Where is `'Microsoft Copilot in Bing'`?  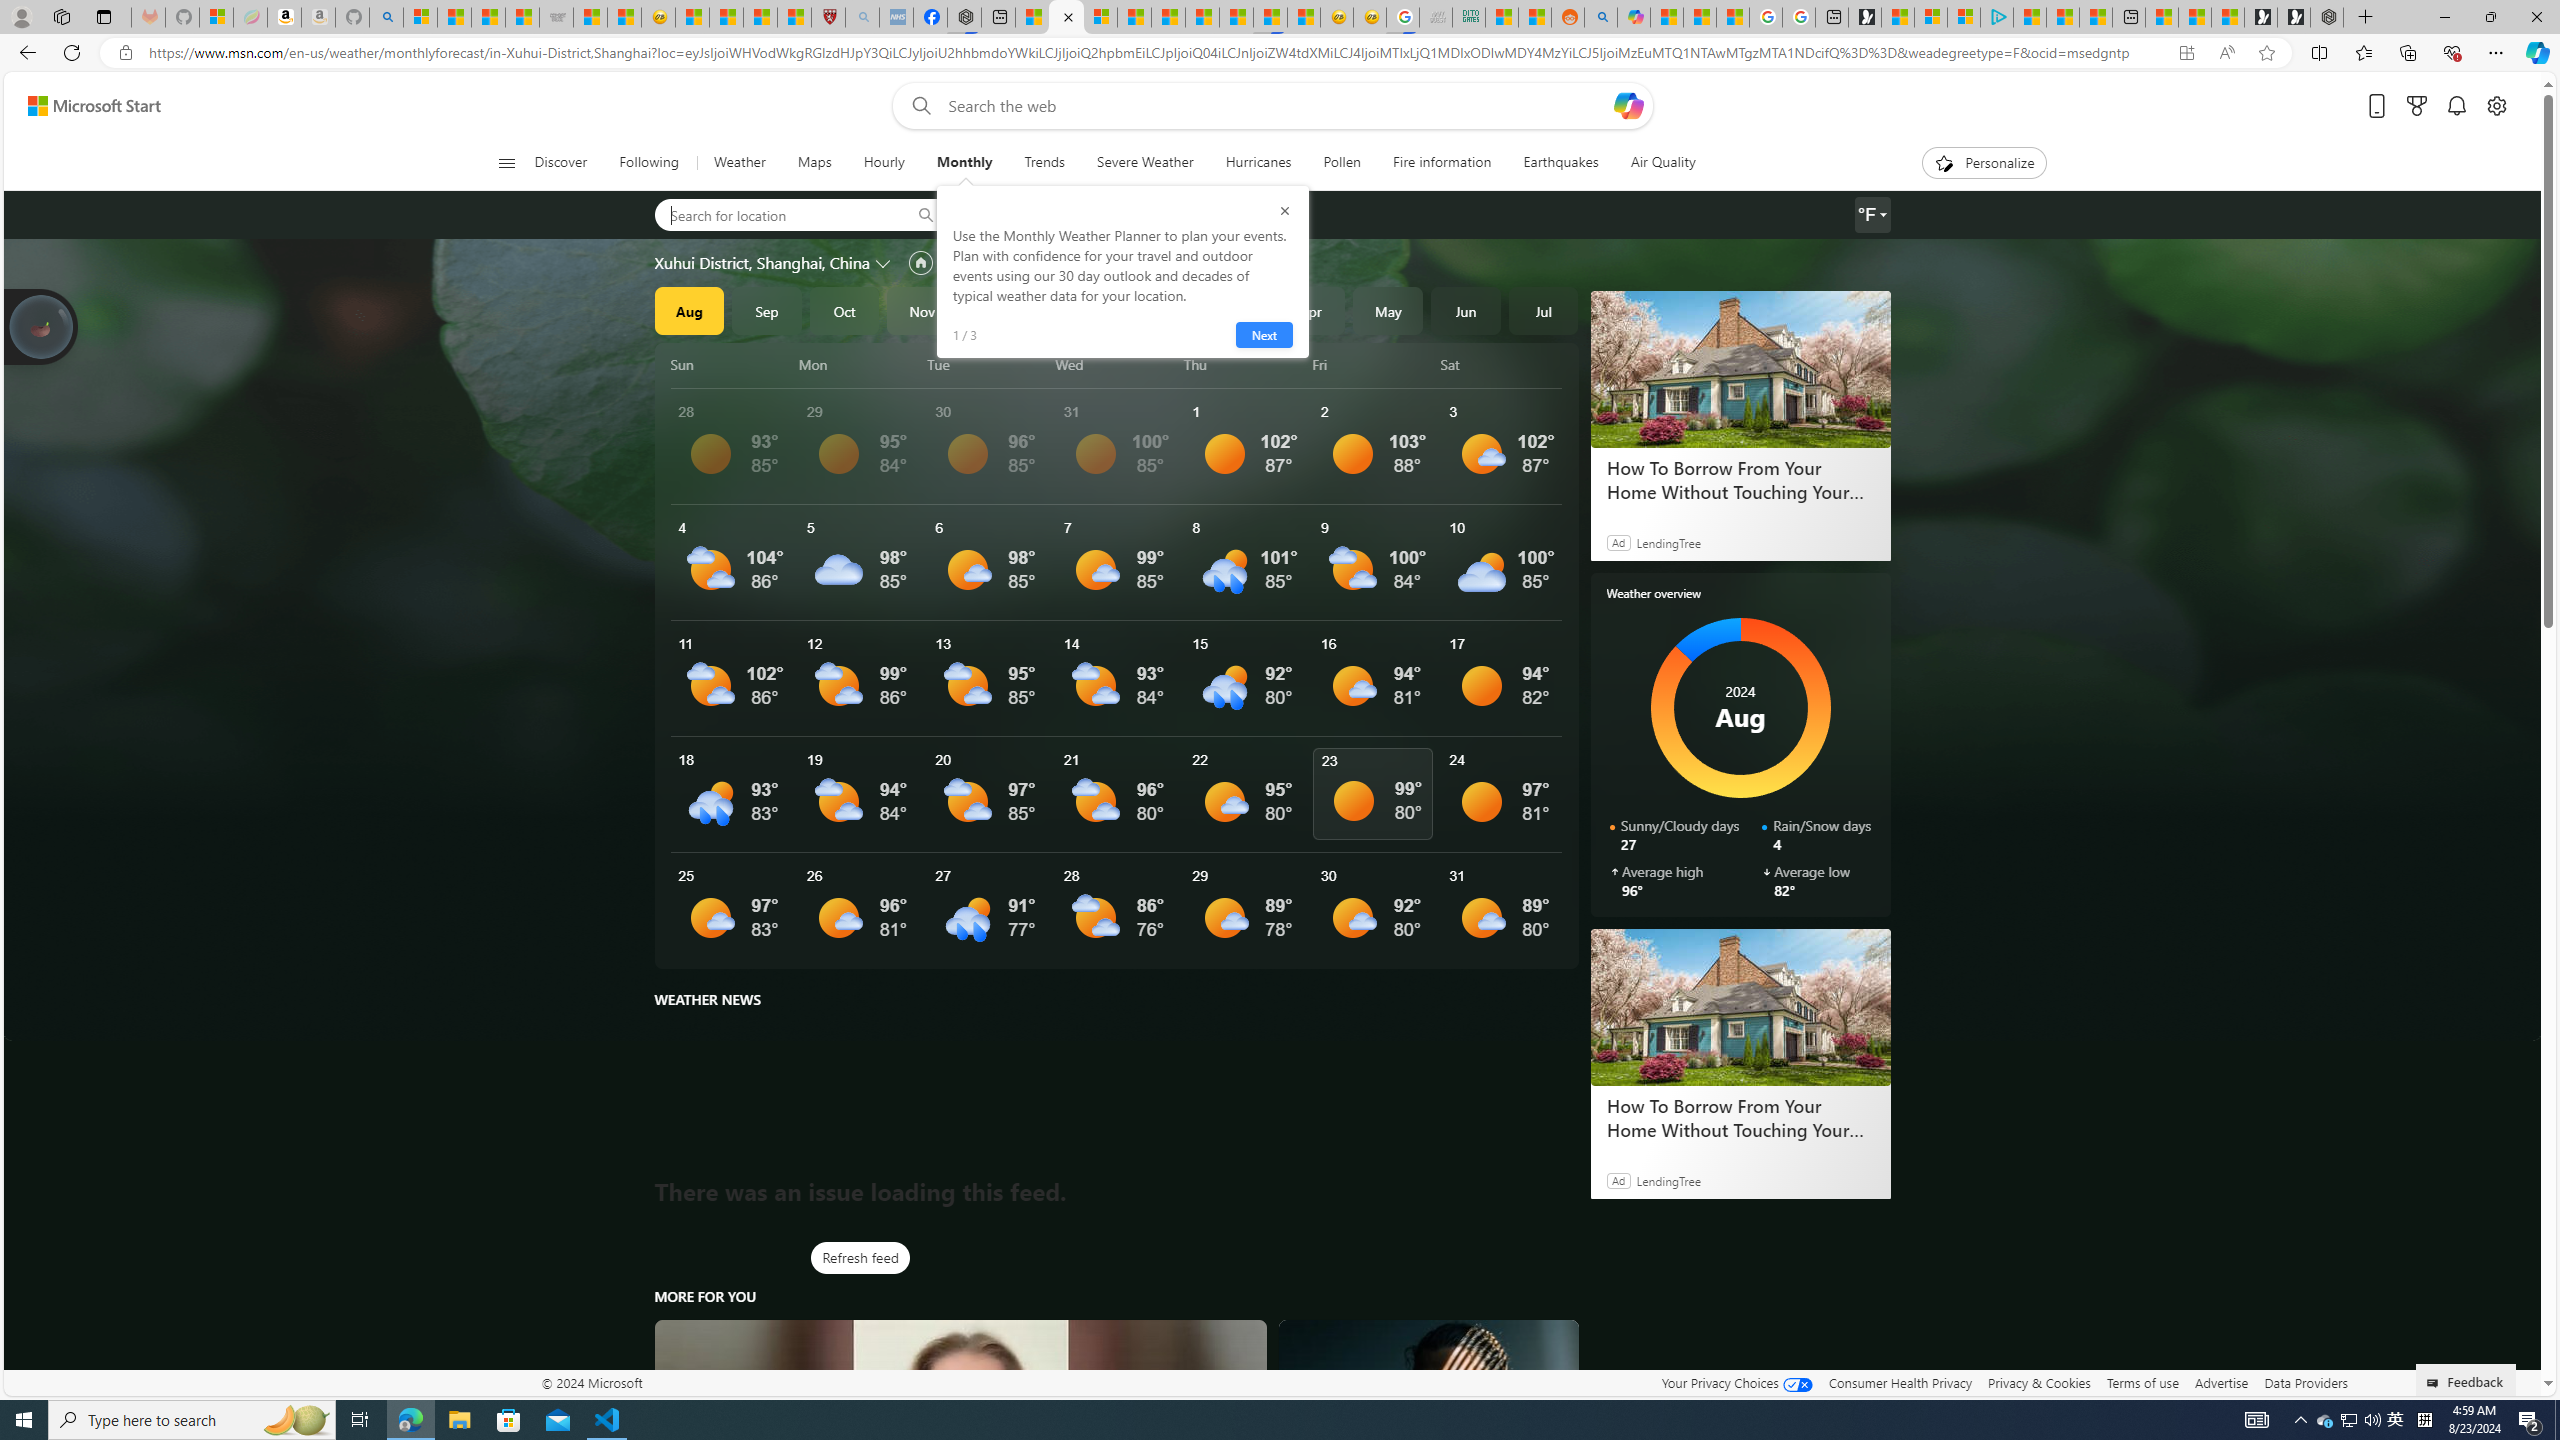 'Microsoft Copilot in Bing' is located at coordinates (1634, 16).